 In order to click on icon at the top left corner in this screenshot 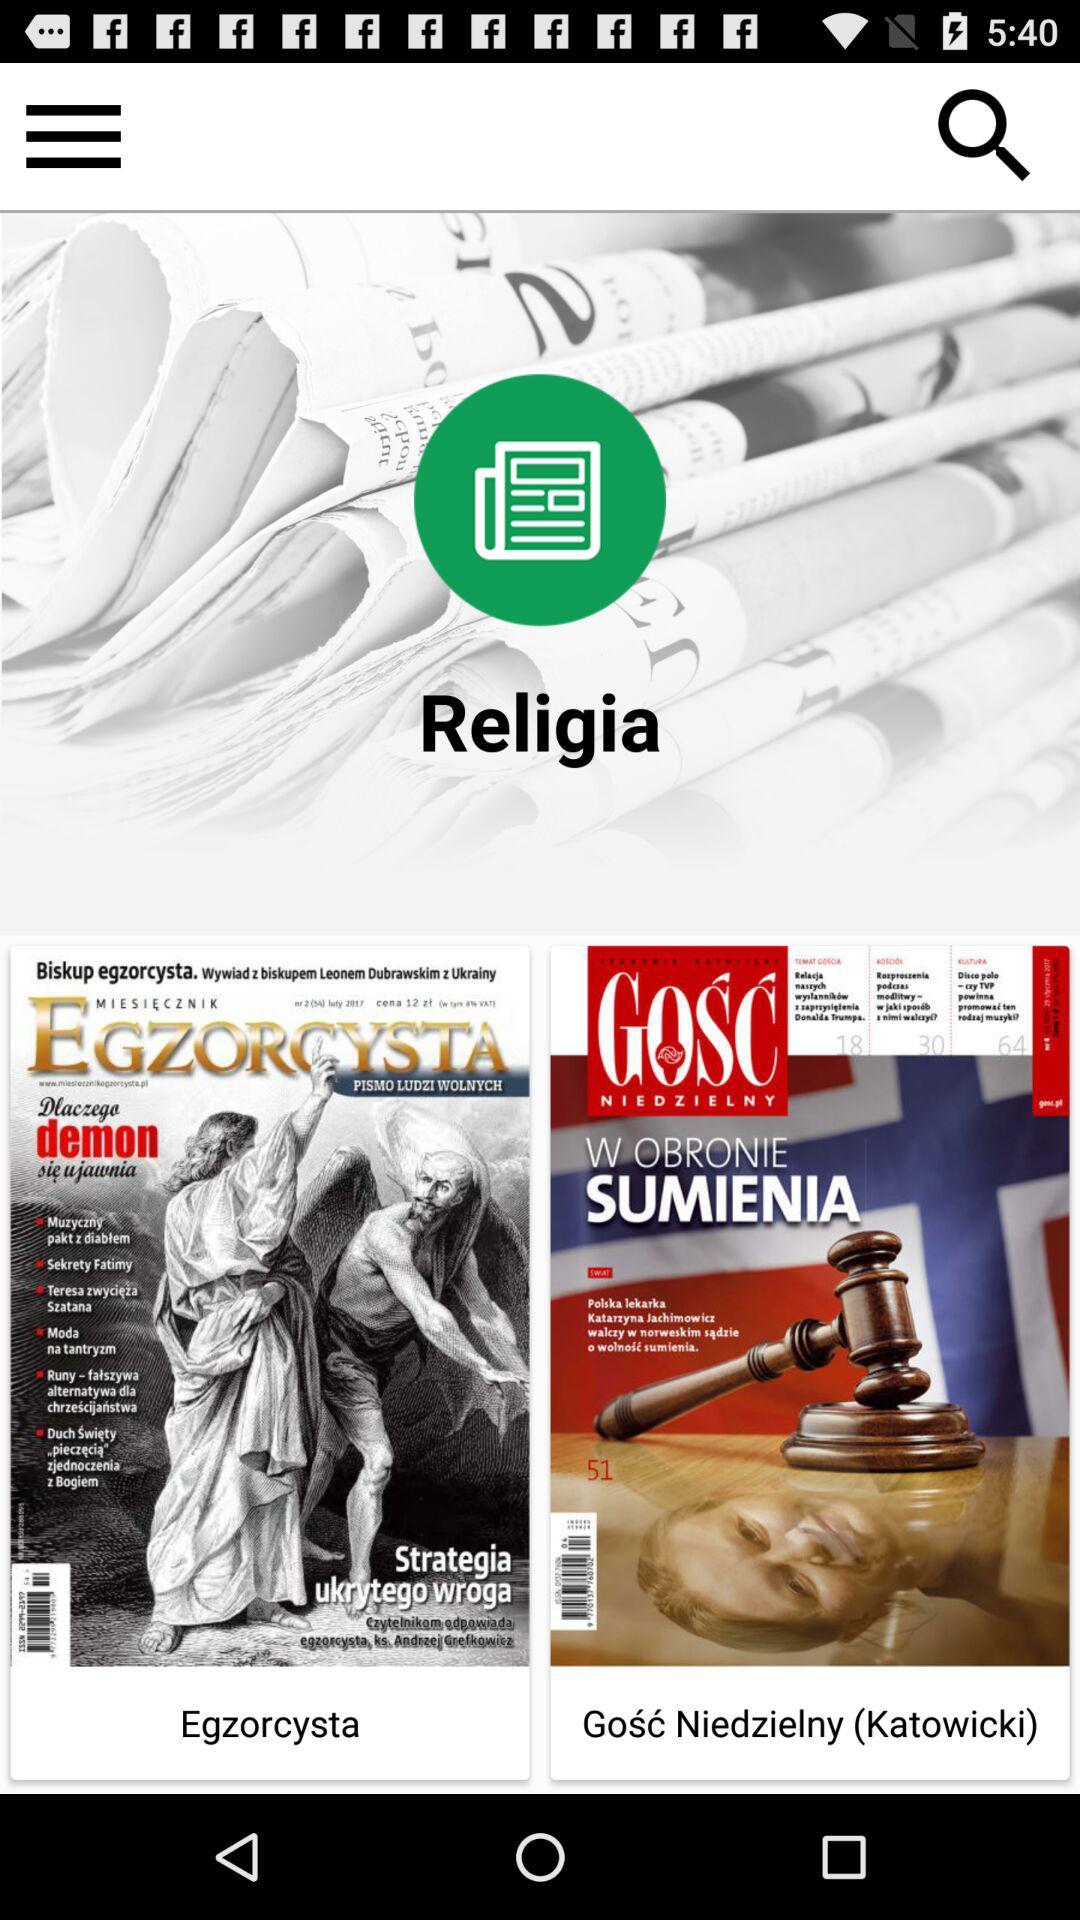, I will do `click(72, 135)`.